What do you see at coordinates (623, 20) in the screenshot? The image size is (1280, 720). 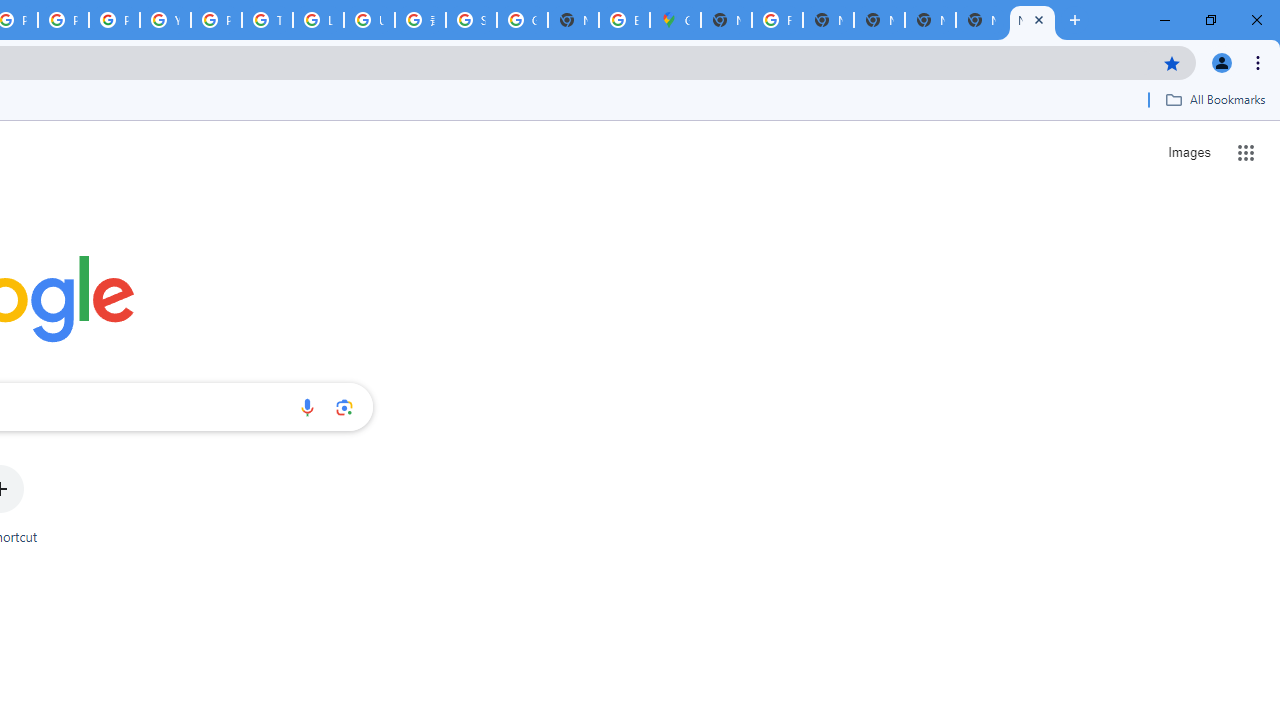 I see `'Explore new street-level details - Google Maps Help'` at bounding box center [623, 20].